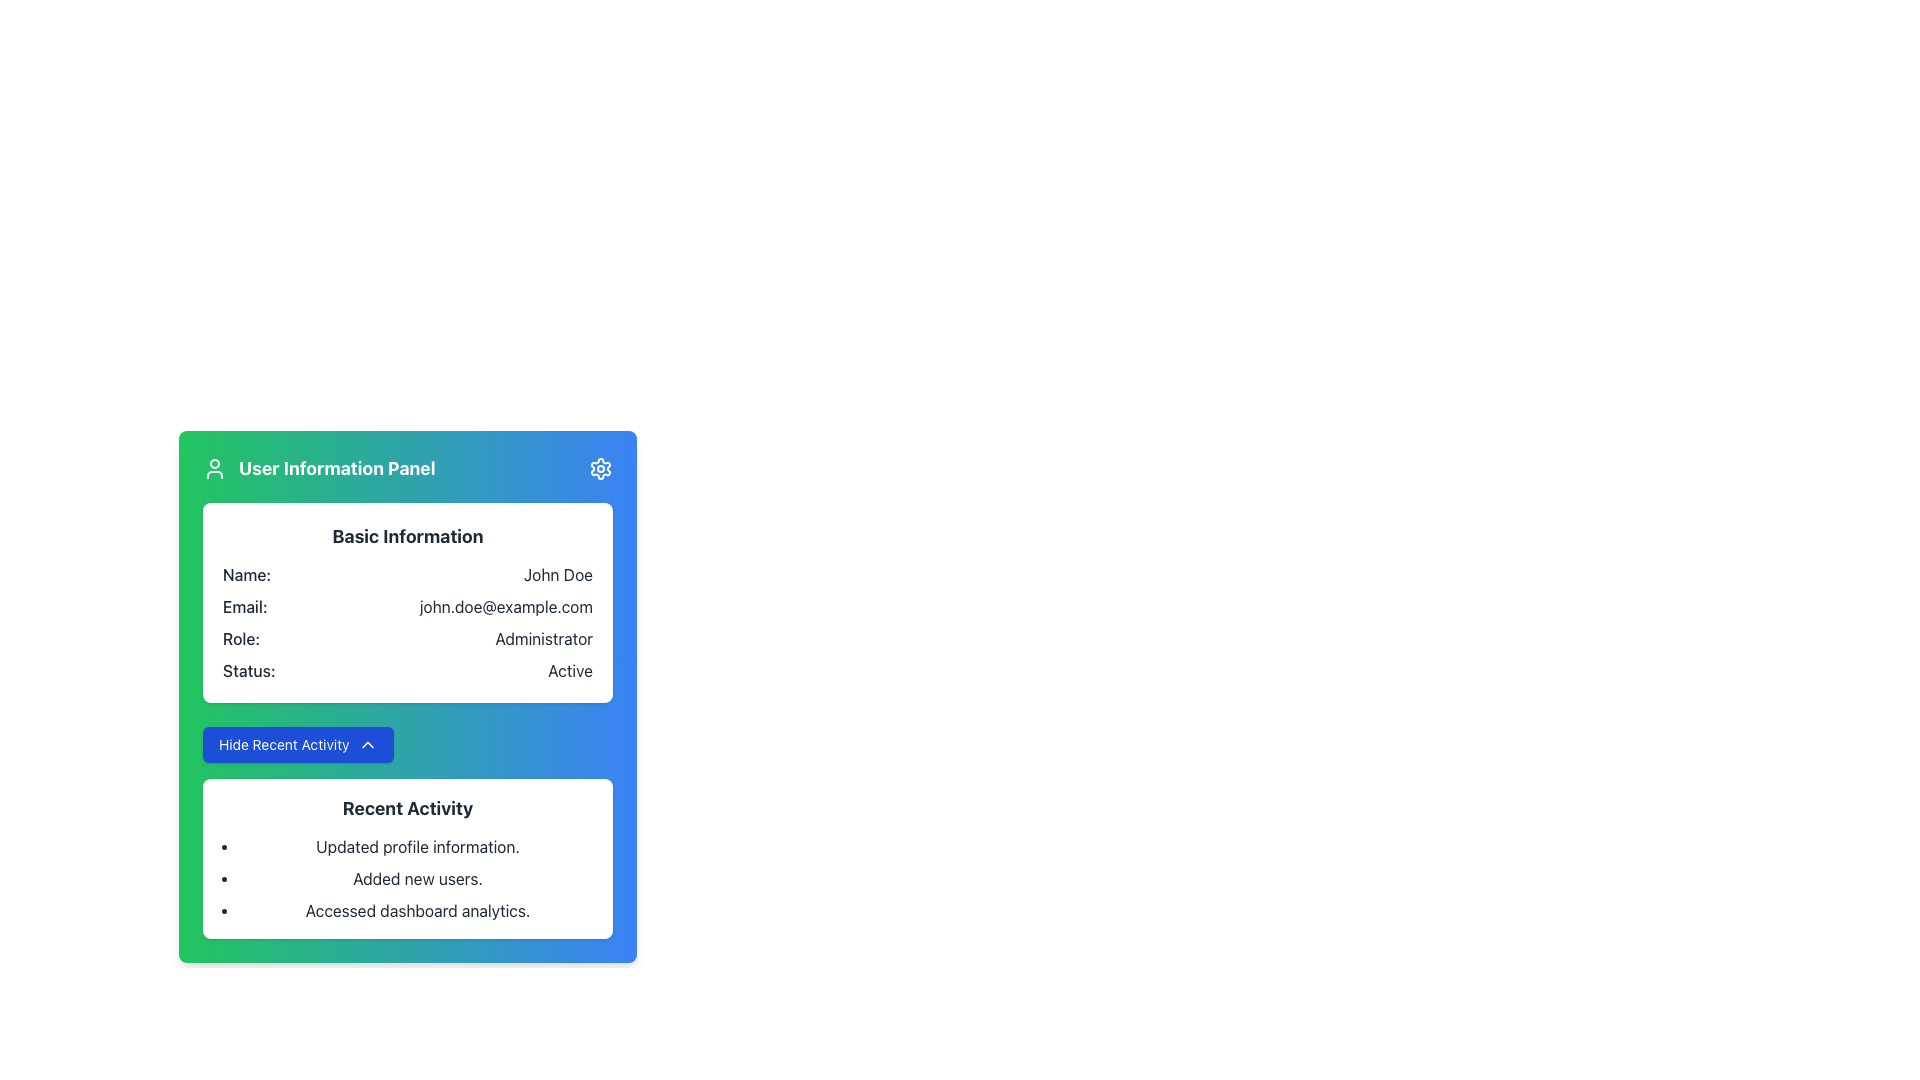 The height and width of the screenshot is (1080, 1920). I want to click on the blue cogwheel-shaped icon in the top-right corner of the User Information Panel, so click(599, 469).